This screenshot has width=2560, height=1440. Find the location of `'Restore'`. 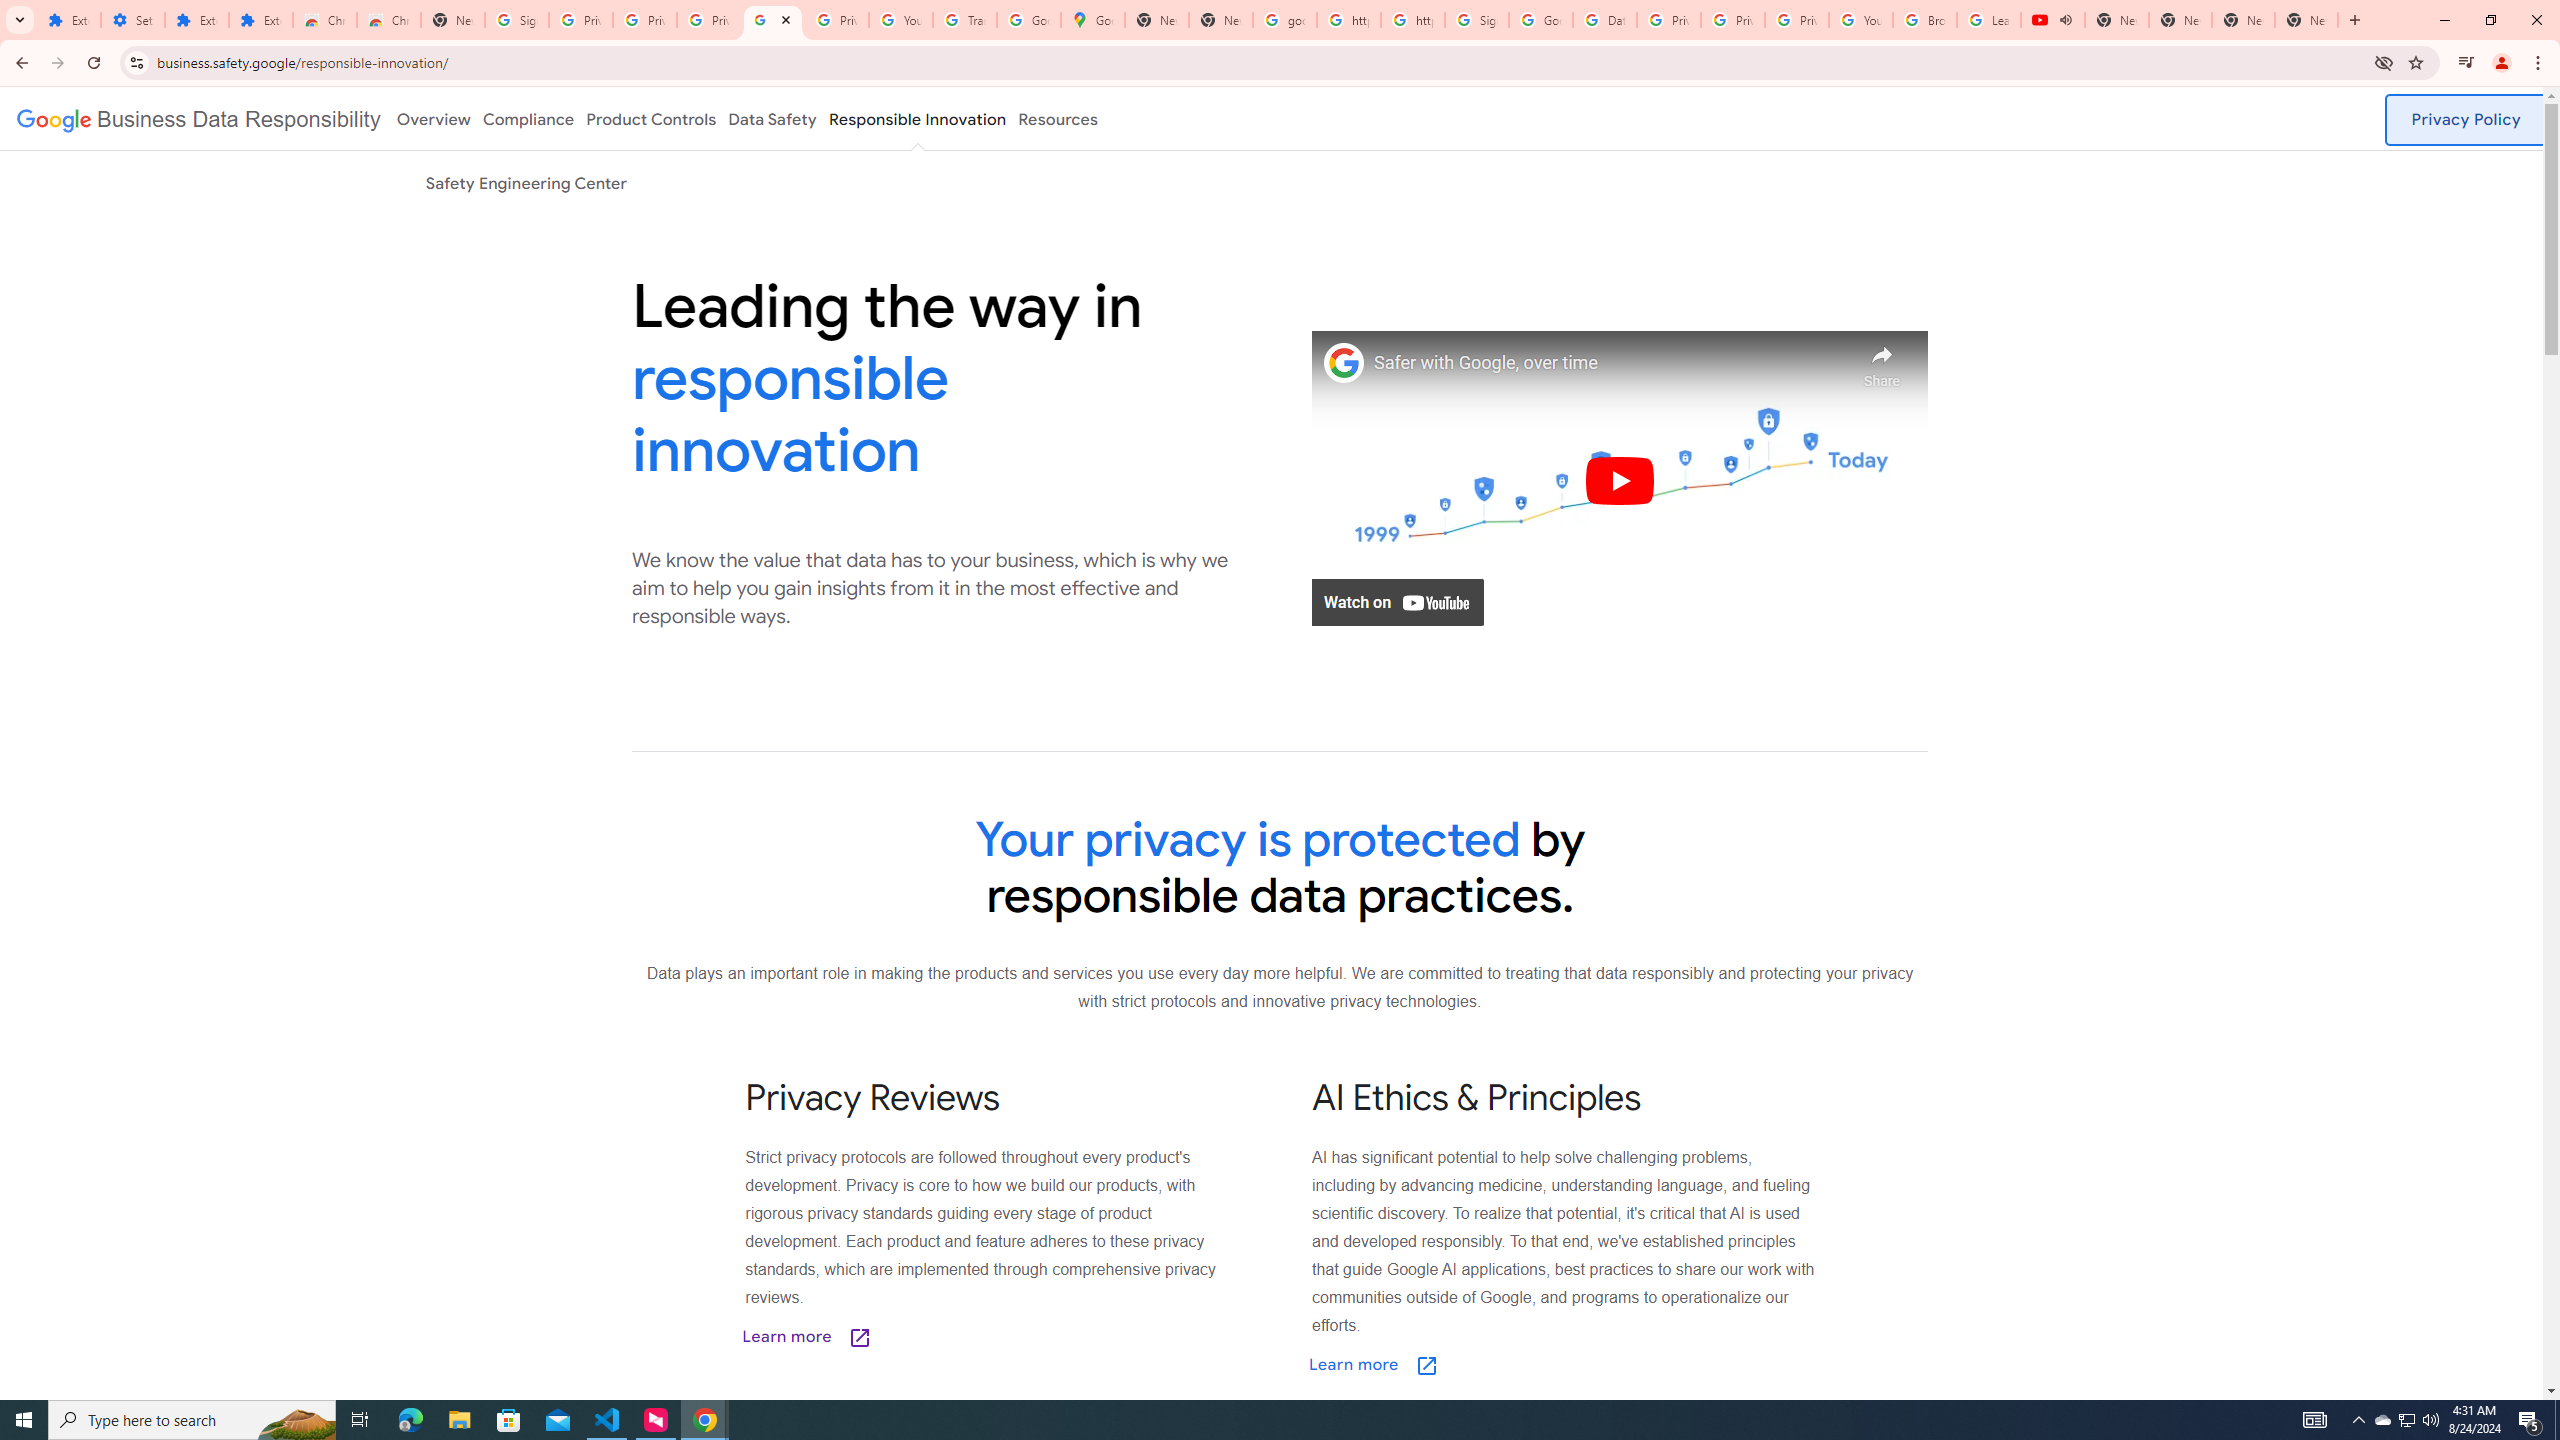

'Restore' is located at coordinates (2490, 19).